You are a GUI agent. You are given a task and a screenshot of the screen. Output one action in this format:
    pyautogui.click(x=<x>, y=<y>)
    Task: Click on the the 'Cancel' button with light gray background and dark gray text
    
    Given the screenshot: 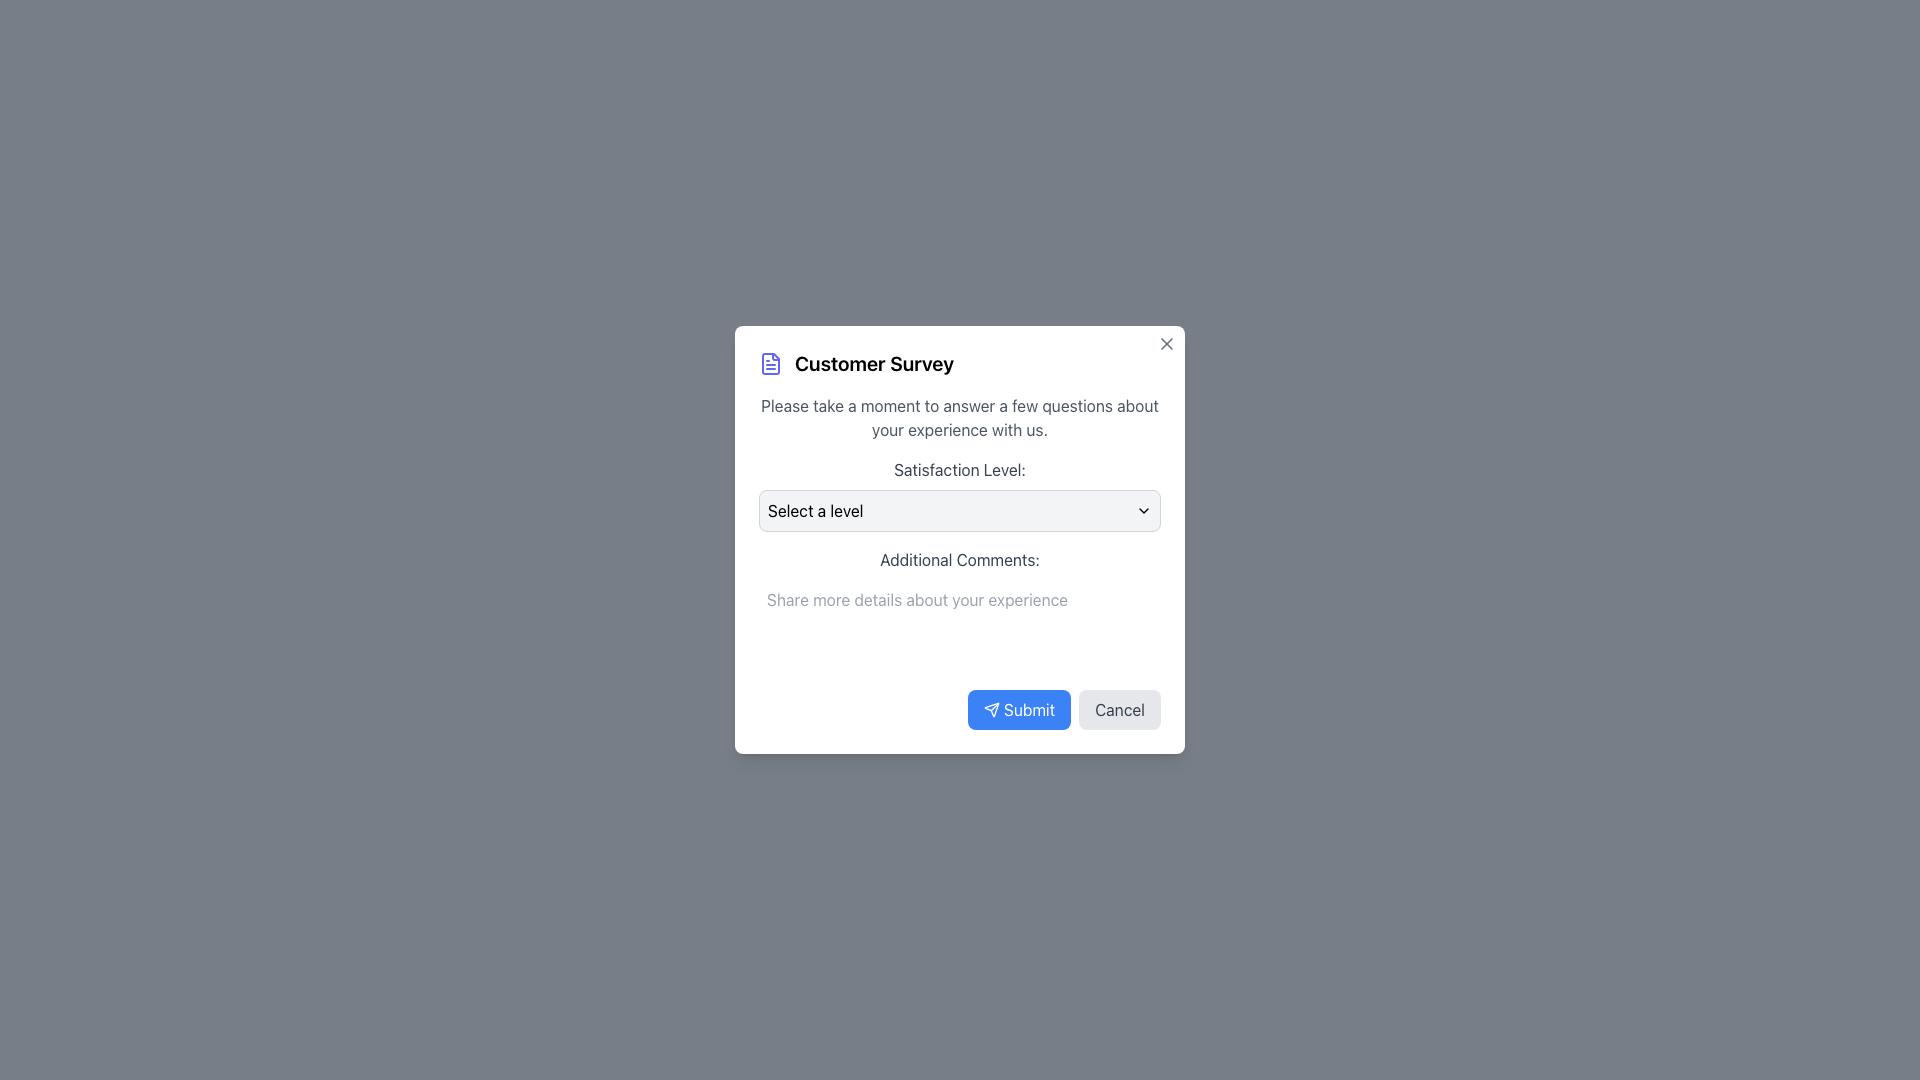 What is the action you would take?
    pyautogui.click(x=1120, y=708)
    